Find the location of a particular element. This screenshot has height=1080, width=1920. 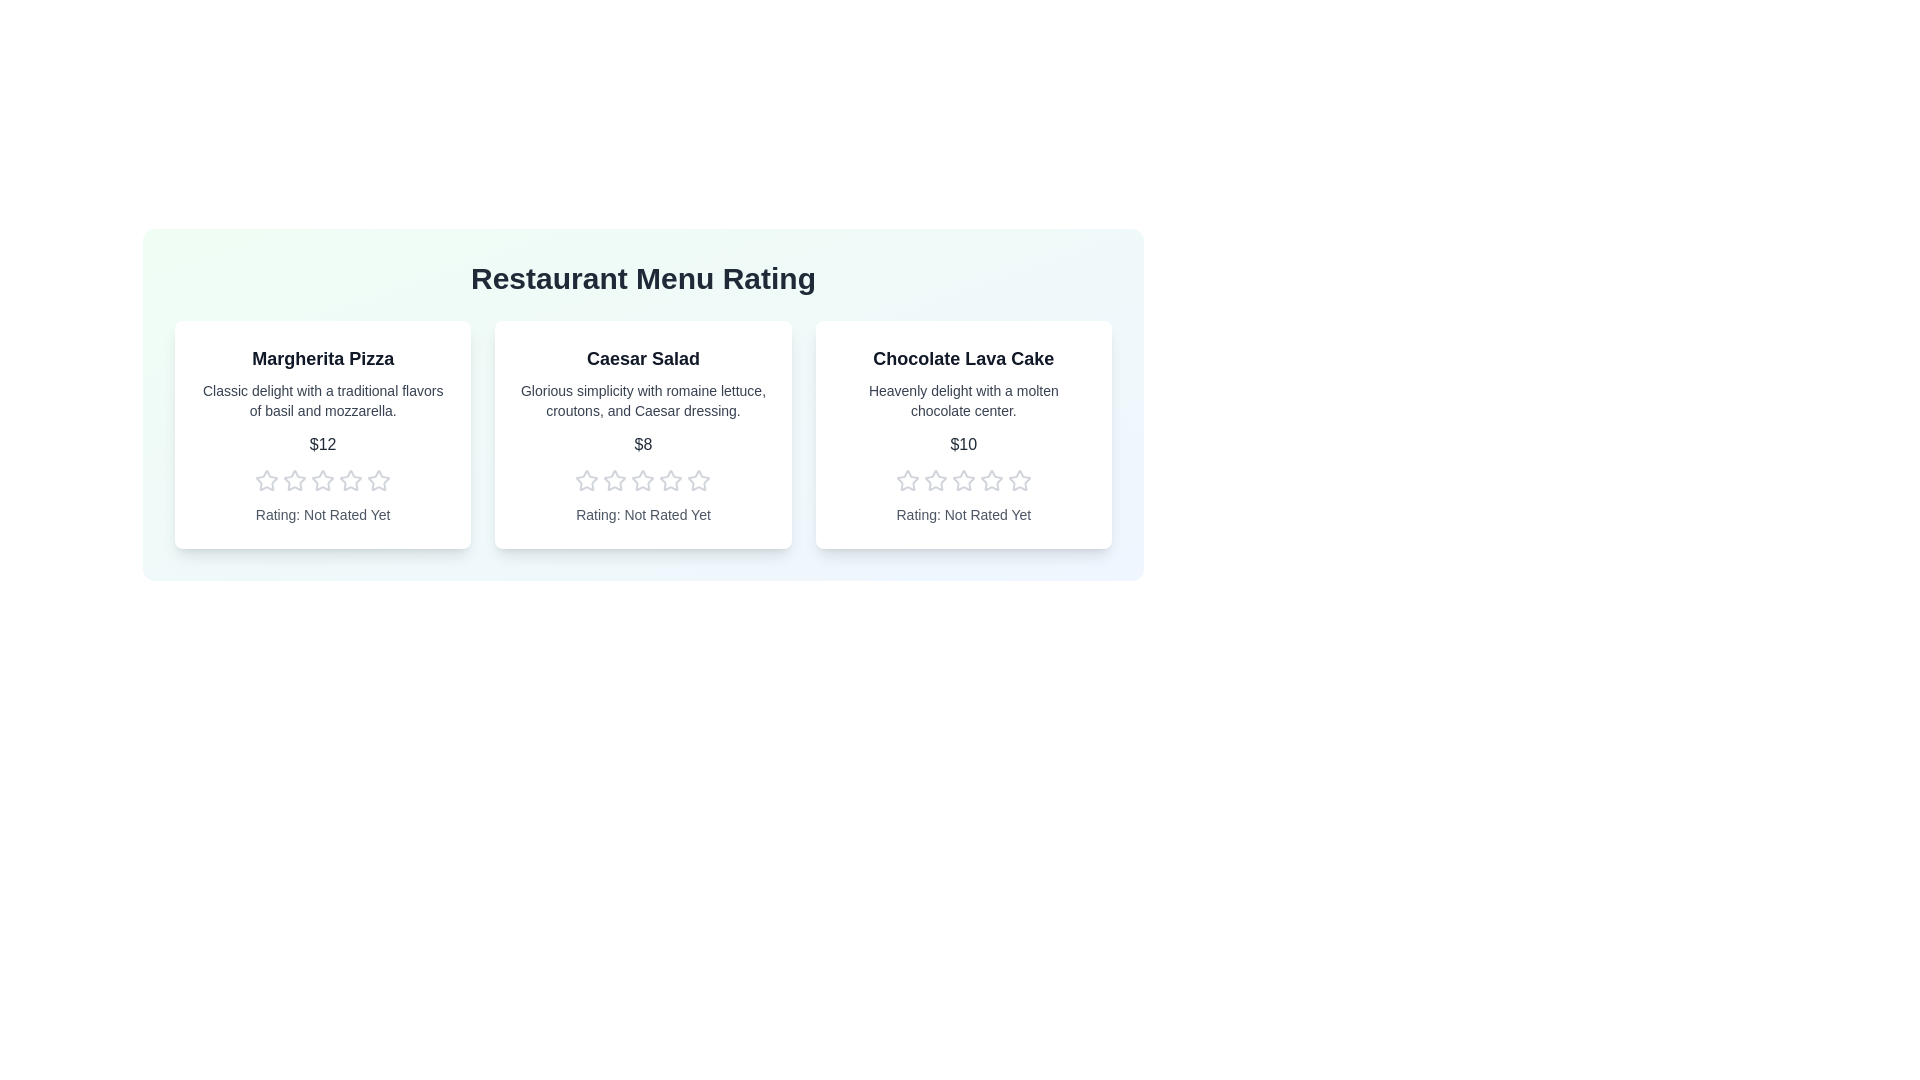

the 2 star to preview the rating is located at coordinates (294, 481).